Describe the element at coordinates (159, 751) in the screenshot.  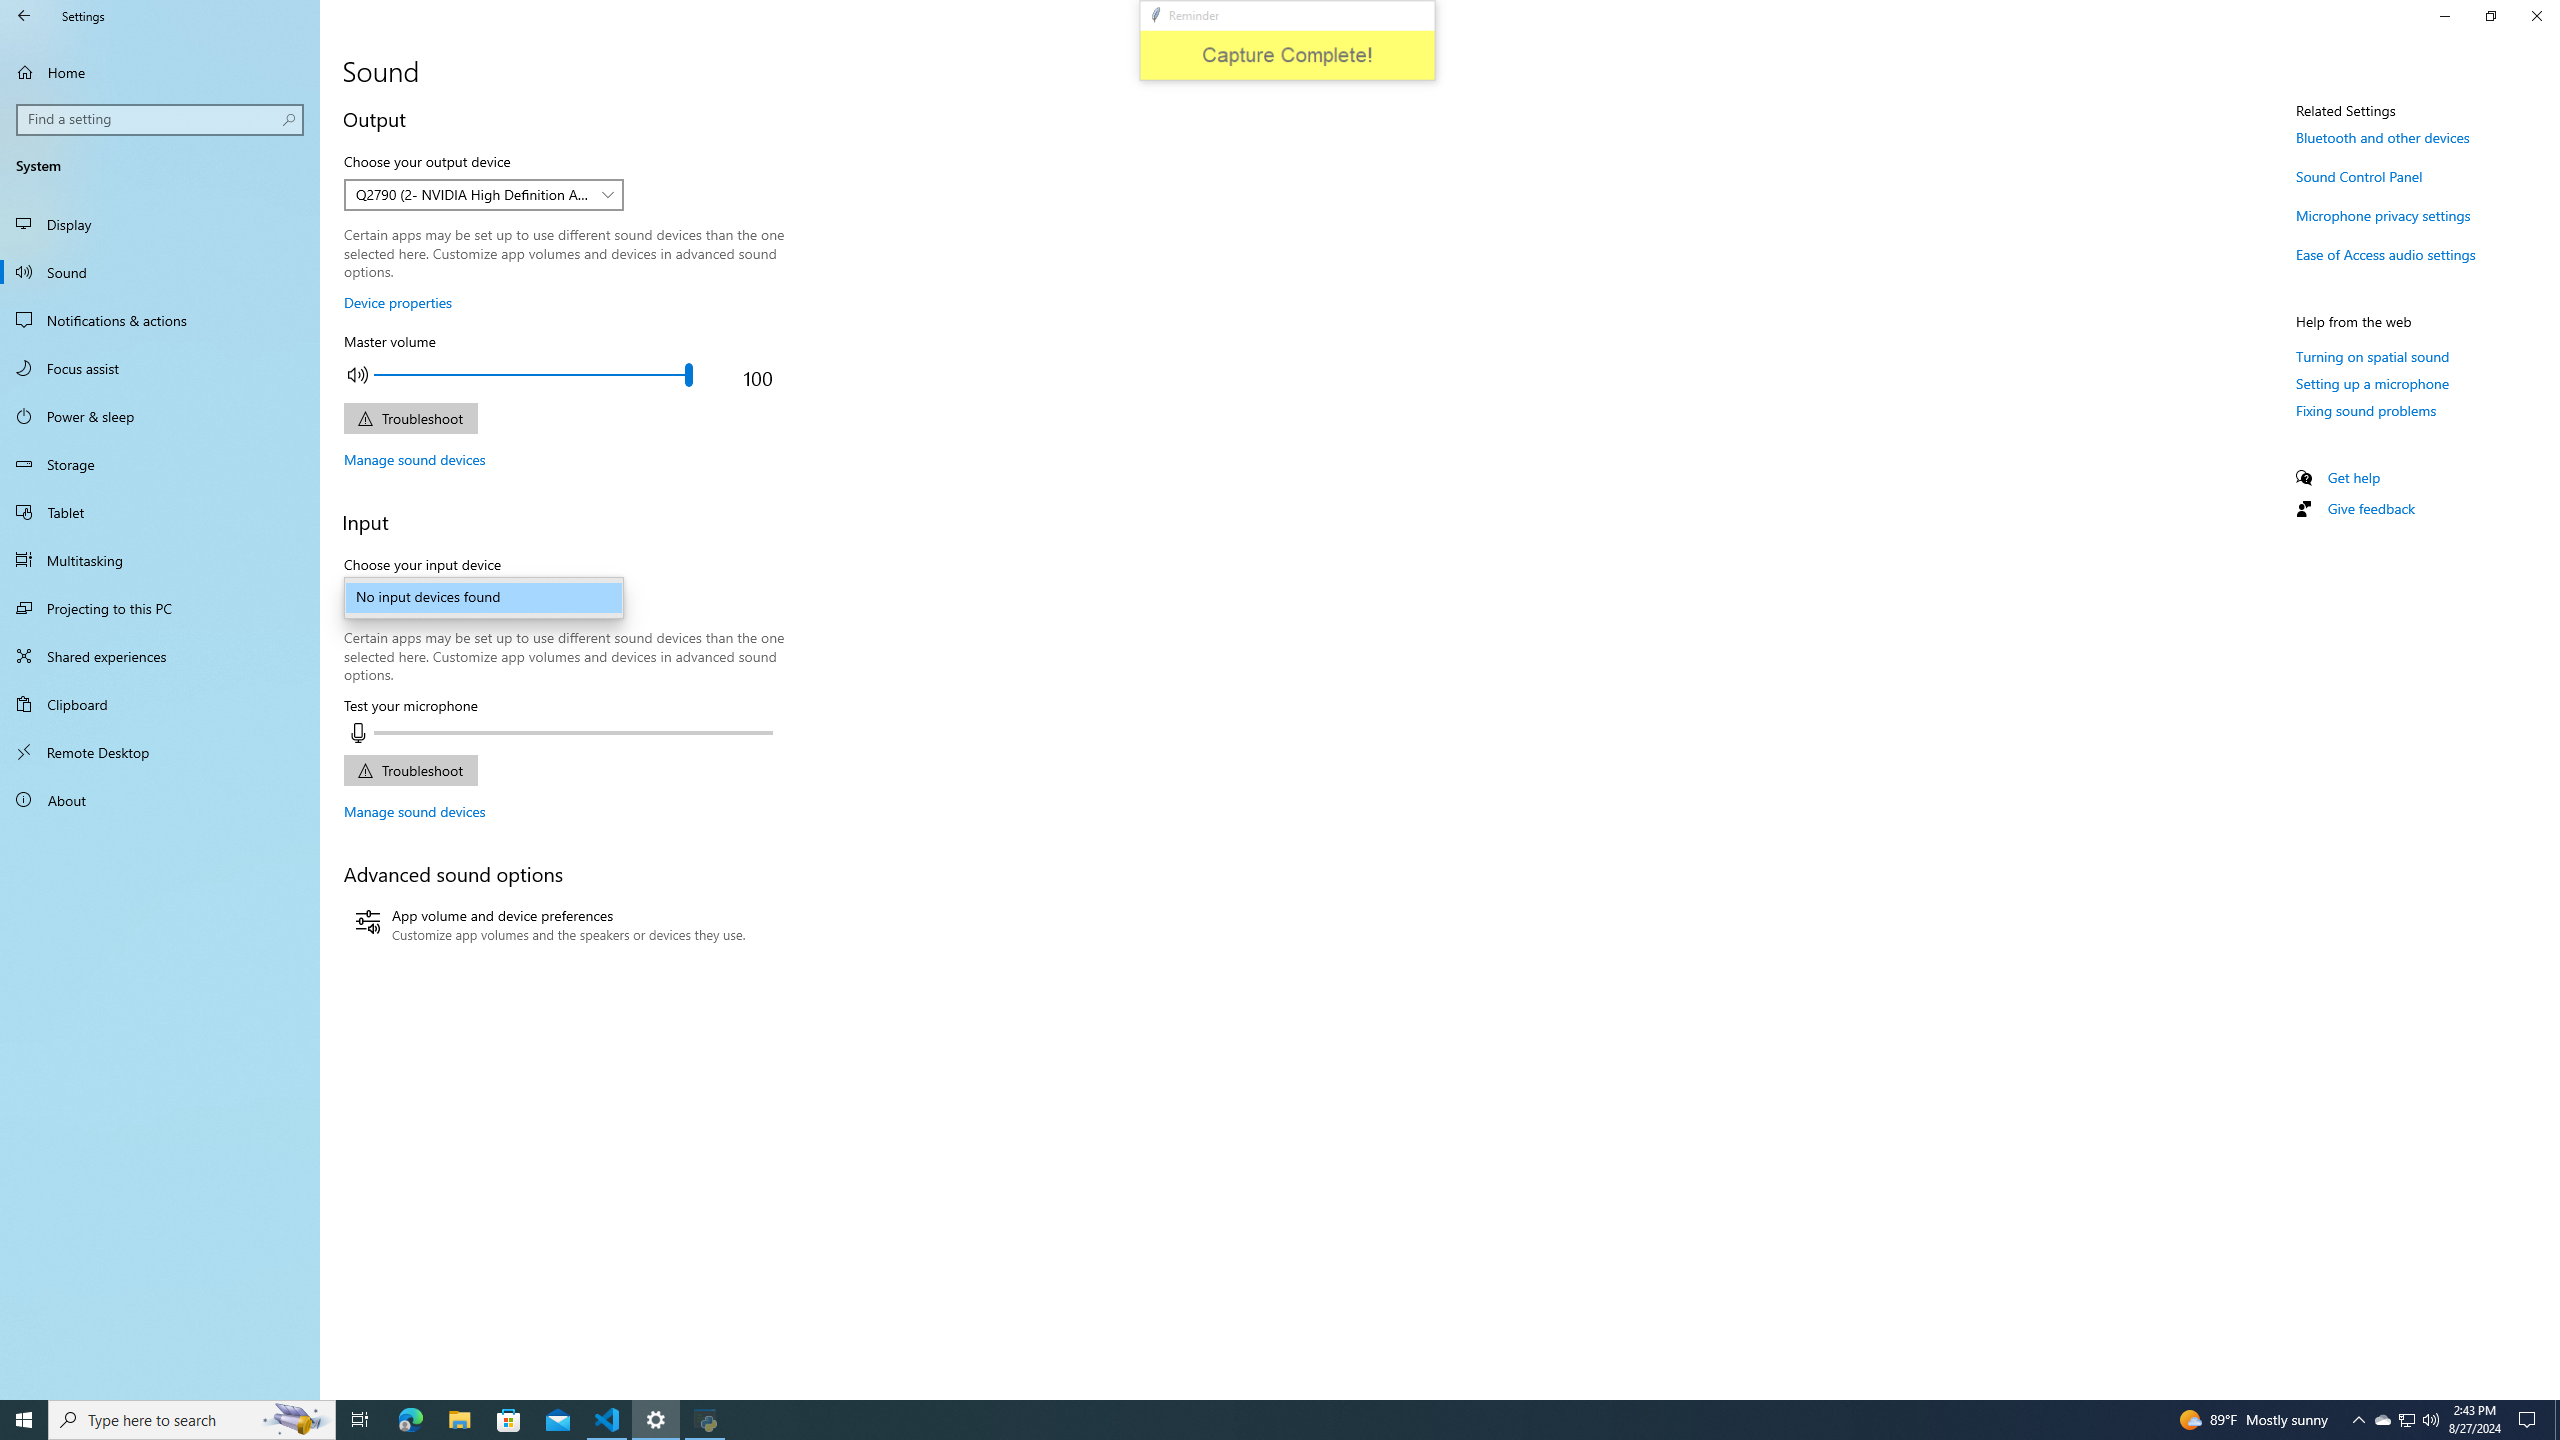
I see `'Remote Desktop'` at that location.